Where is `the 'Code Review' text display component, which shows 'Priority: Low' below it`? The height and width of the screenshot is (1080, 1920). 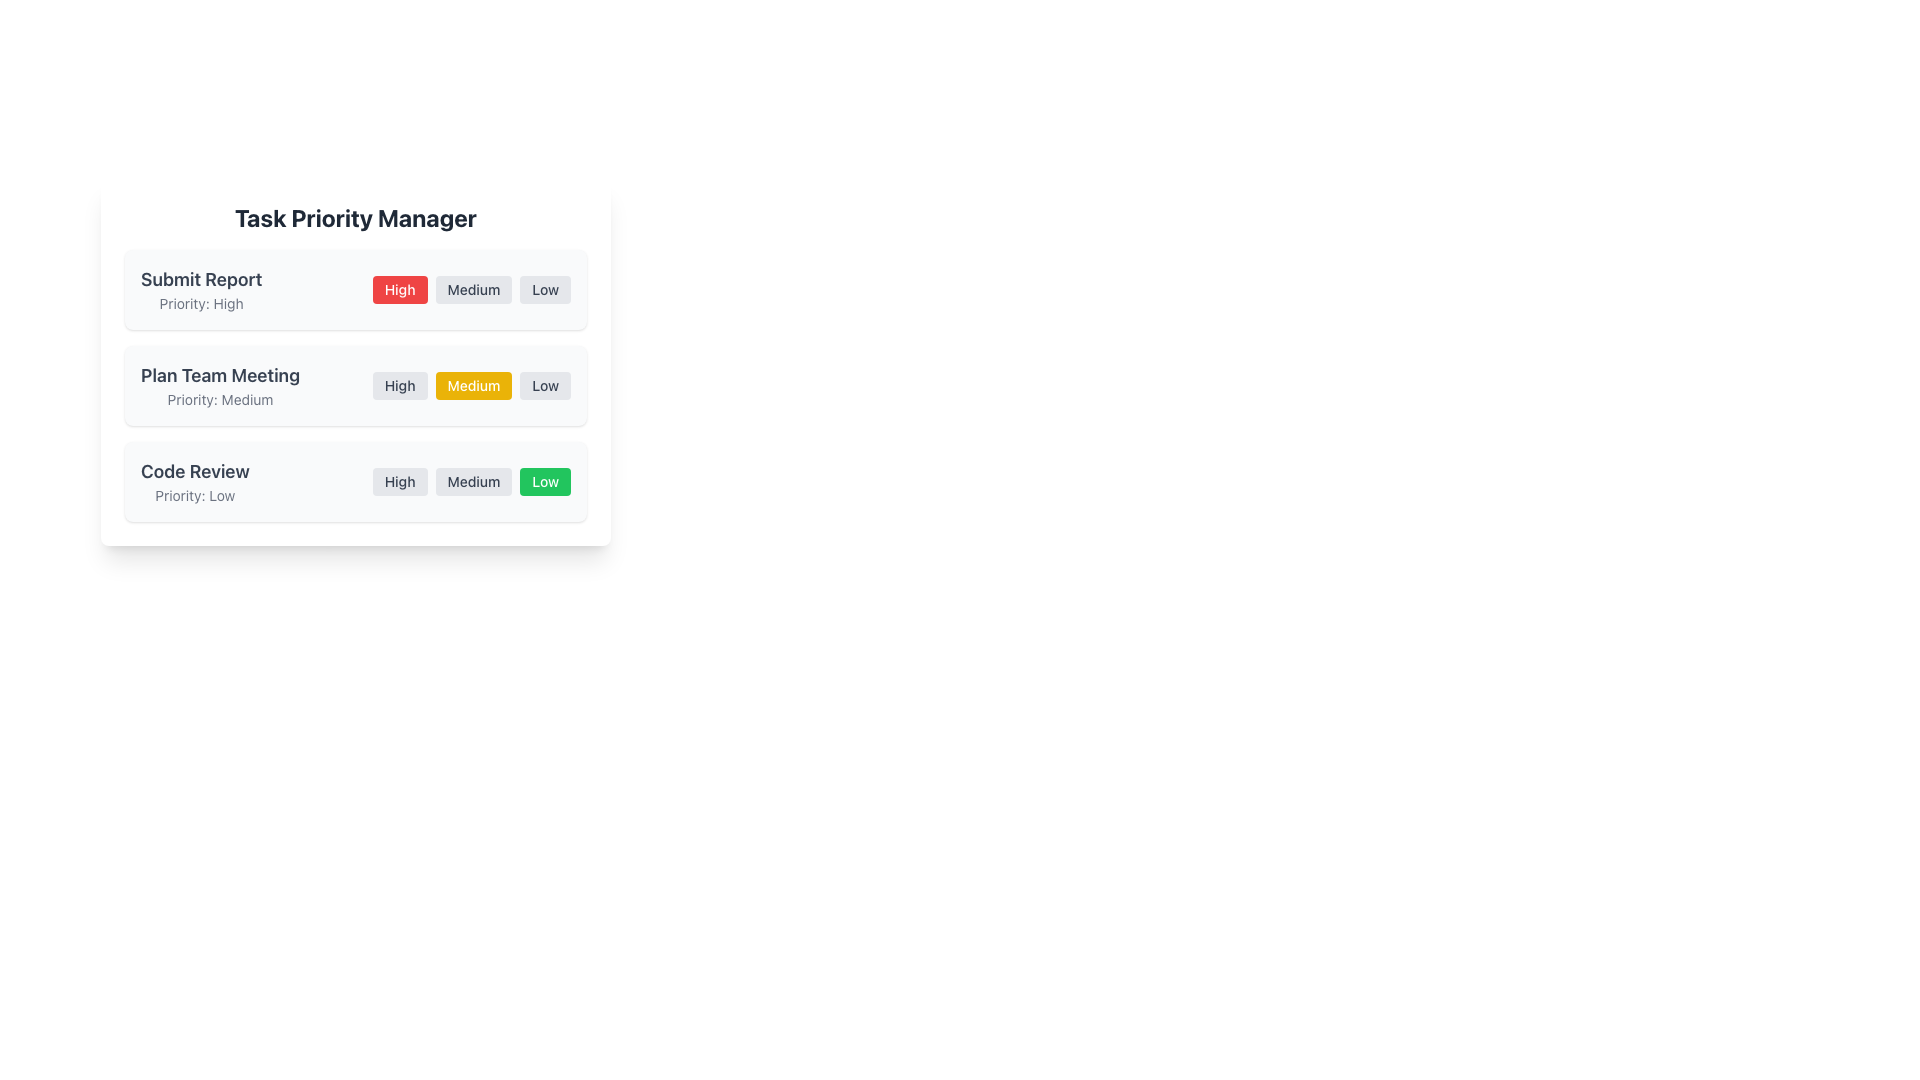
the 'Code Review' text display component, which shows 'Priority: Low' below it is located at coordinates (195, 482).